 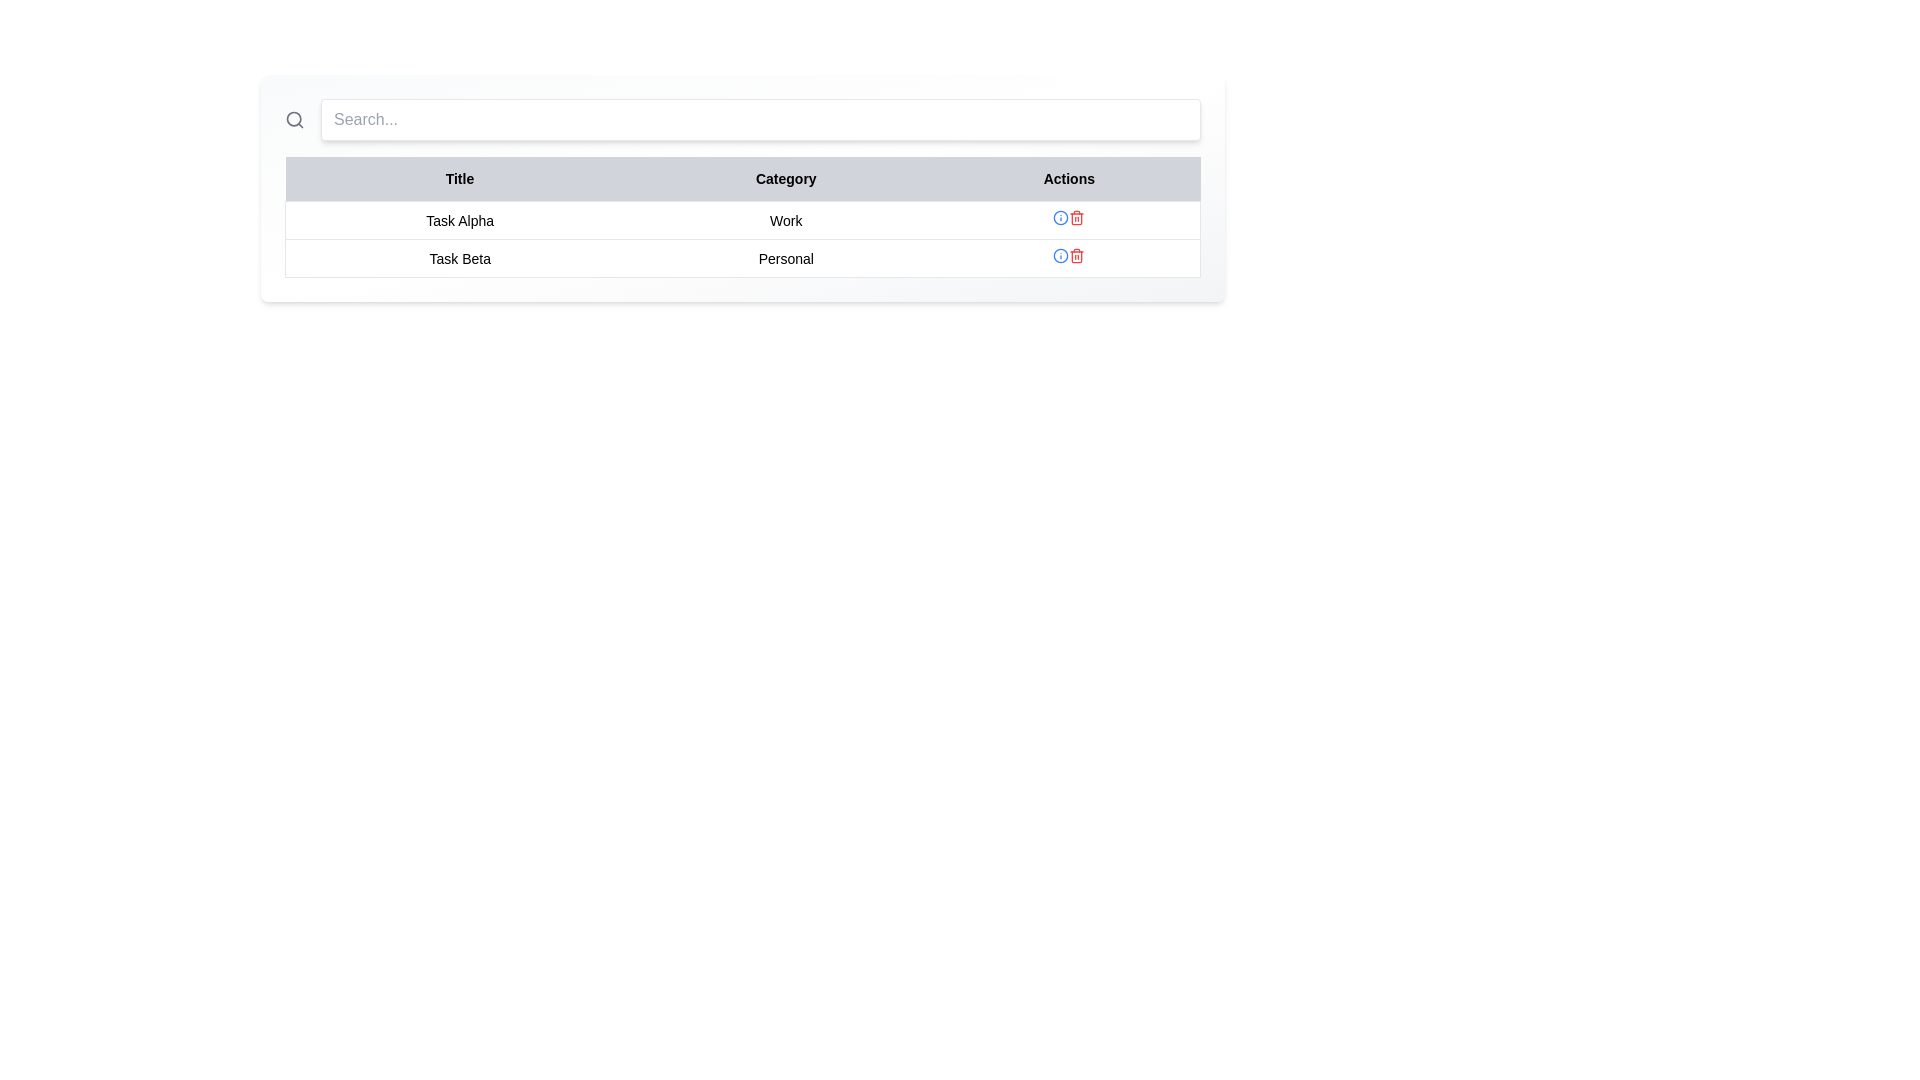 What do you see at coordinates (459, 257) in the screenshot?
I see `the text label for 'Task Beta' located under the 'Task Alpha' row in the 'Title' column of the task management interface` at bounding box center [459, 257].